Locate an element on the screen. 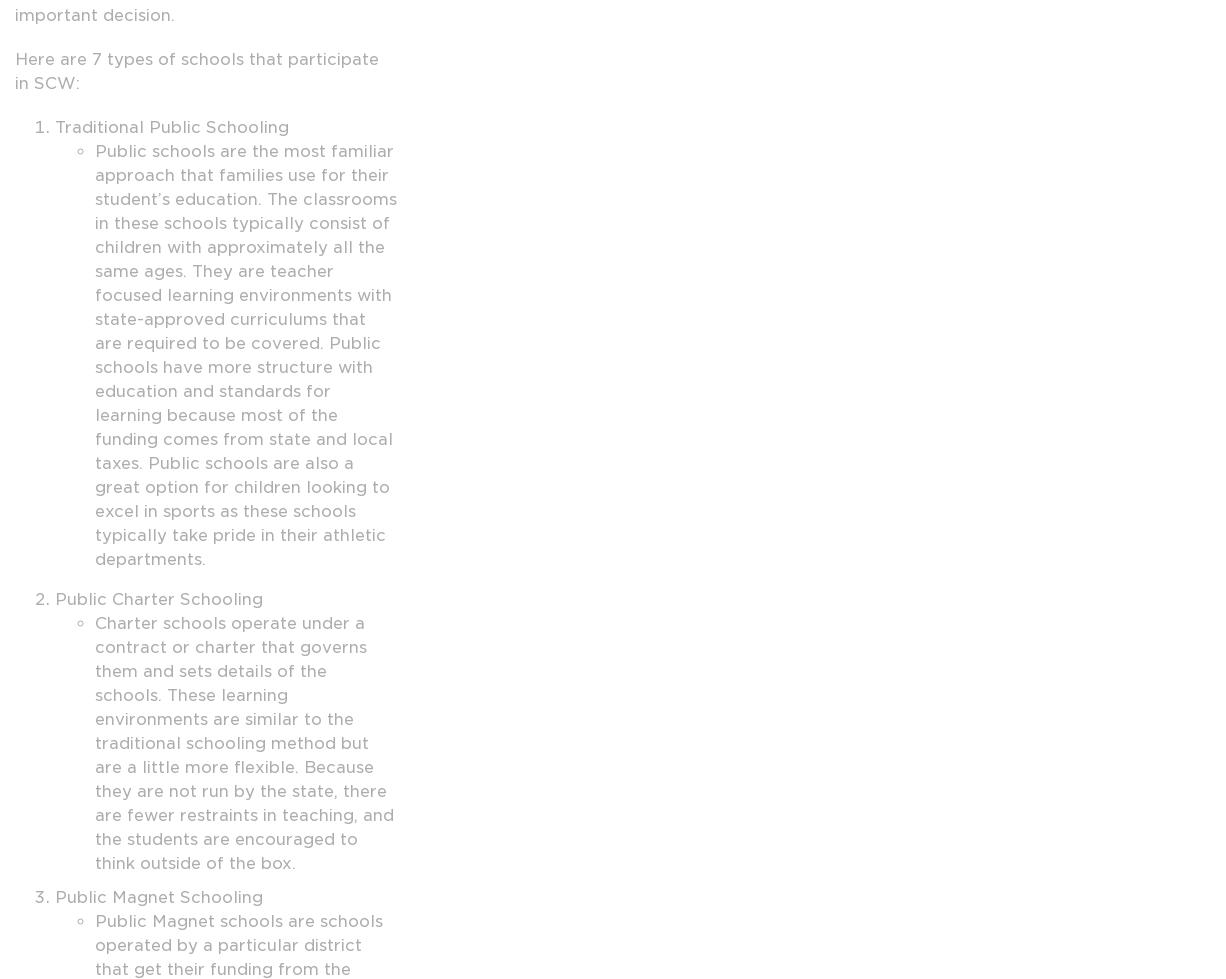  'Humanus Family' is located at coordinates (293, 808).